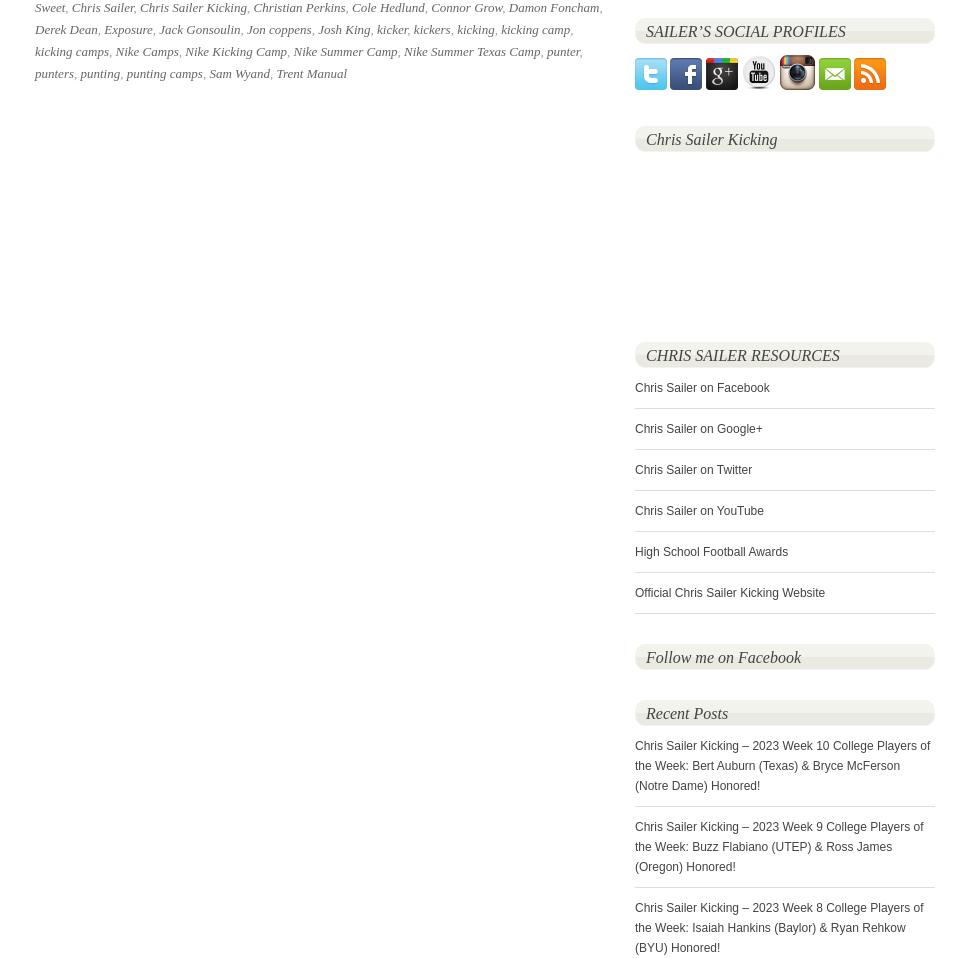 This screenshot has width=960, height=958. I want to click on 'punting camps', so click(162, 72).